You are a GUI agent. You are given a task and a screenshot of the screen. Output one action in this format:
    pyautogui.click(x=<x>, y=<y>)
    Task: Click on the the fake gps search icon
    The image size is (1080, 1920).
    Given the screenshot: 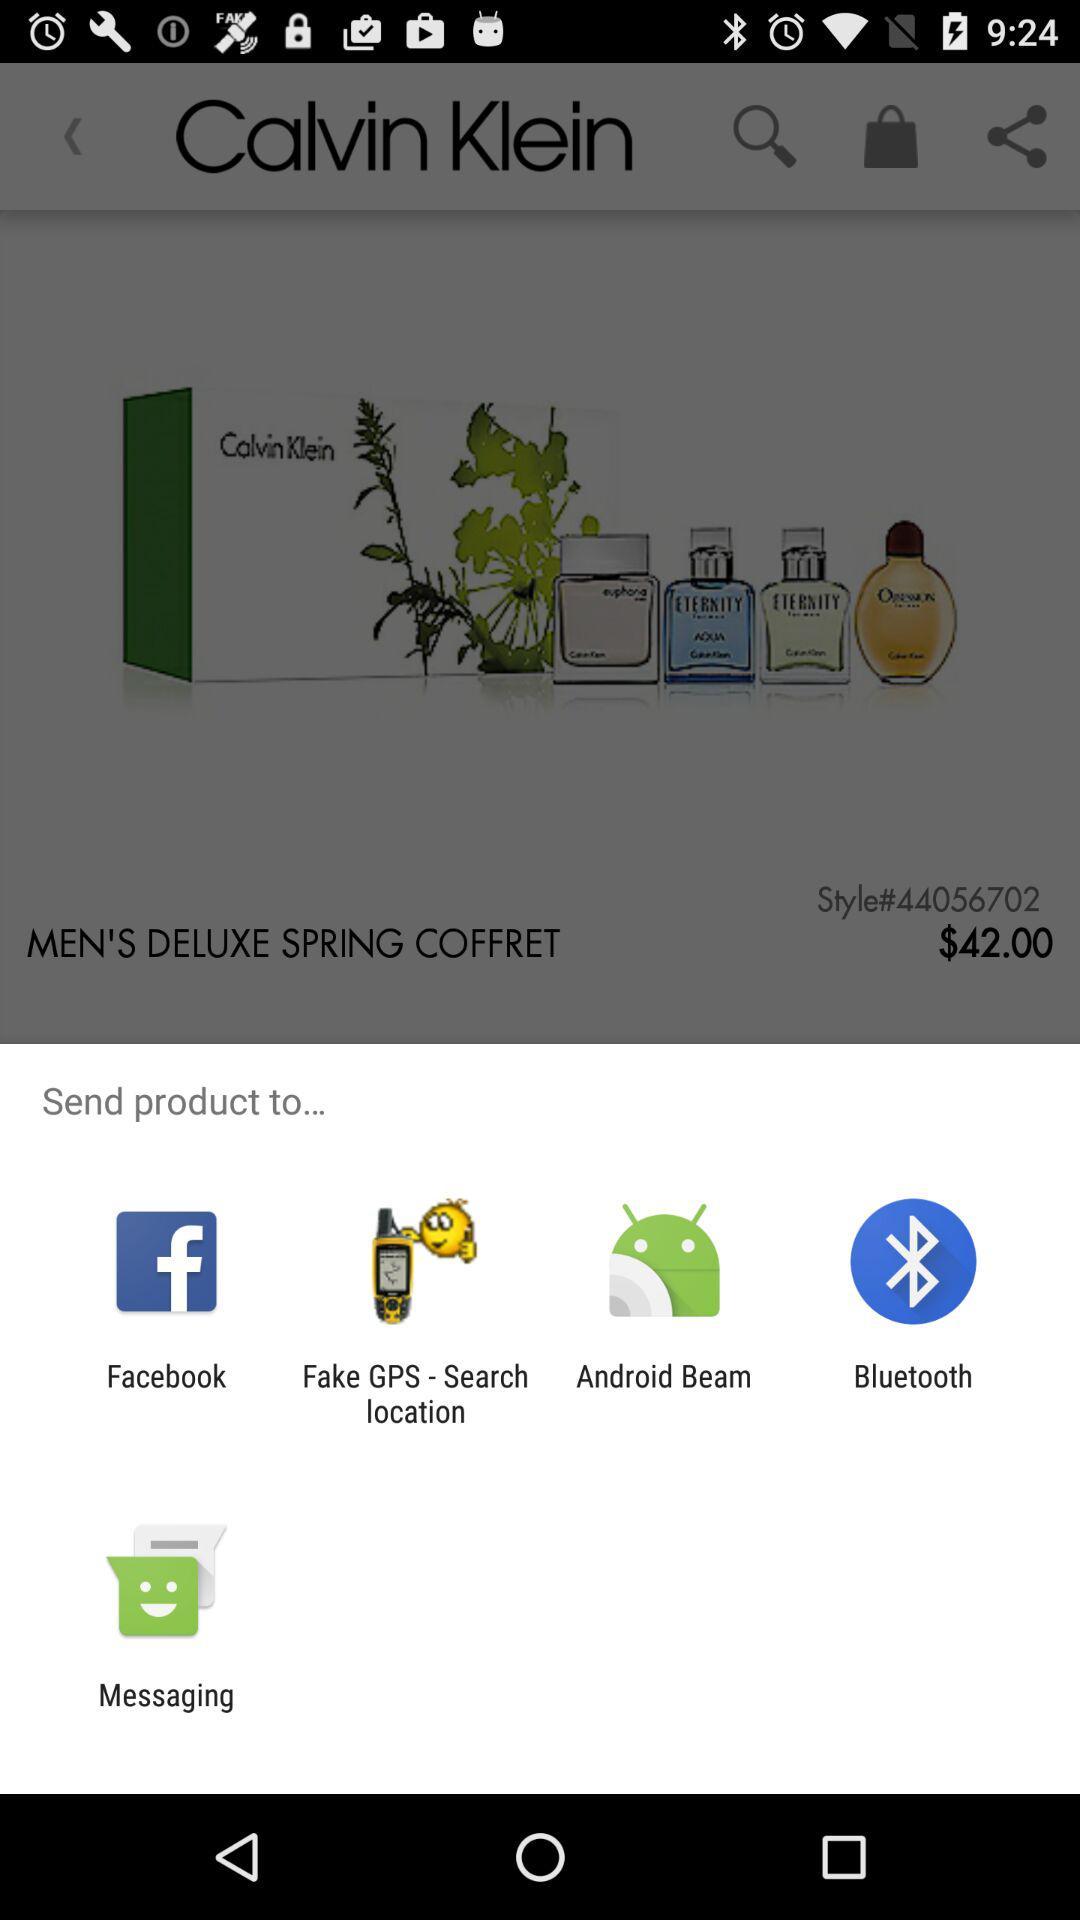 What is the action you would take?
    pyautogui.click(x=414, y=1392)
    